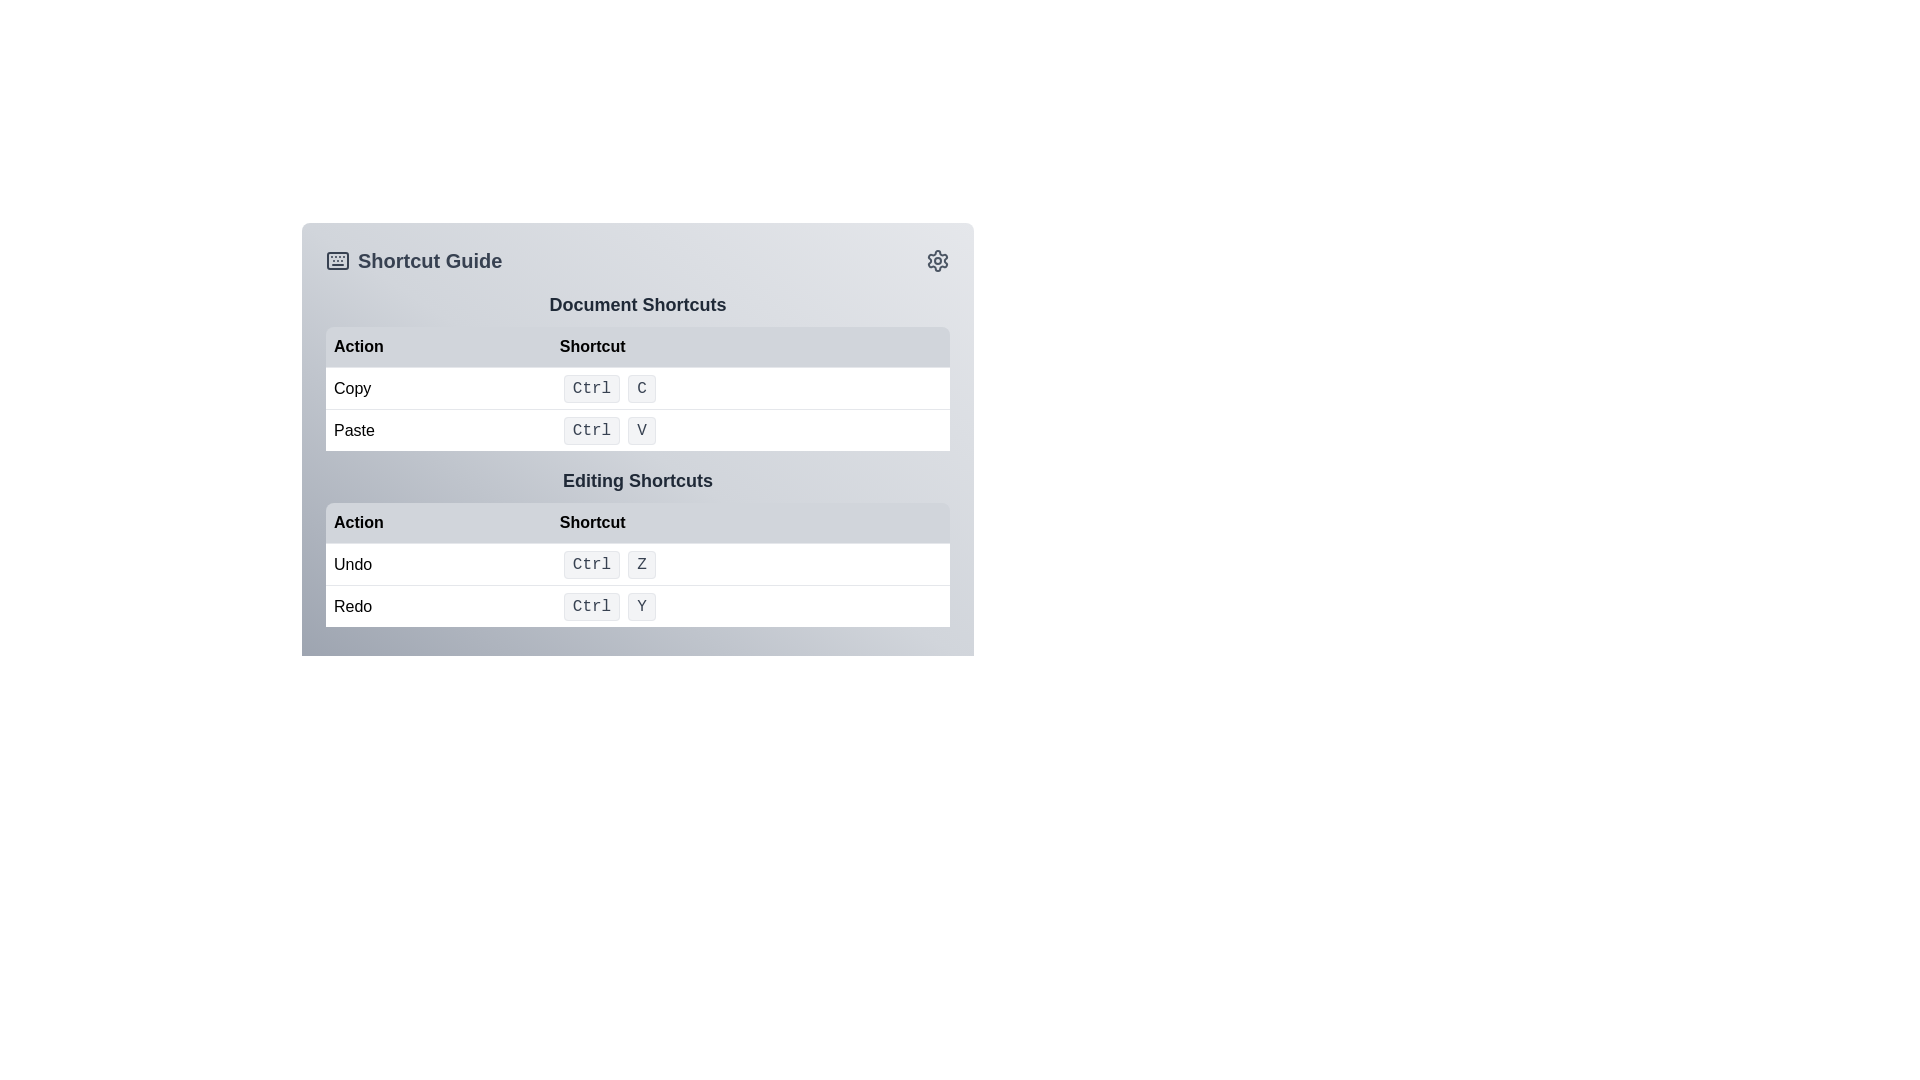 Image resolution: width=1920 pixels, height=1080 pixels. Describe the element at coordinates (936, 260) in the screenshot. I see `the gear-shaped icon located in the top-right corner of the shortcut guide` at that location.